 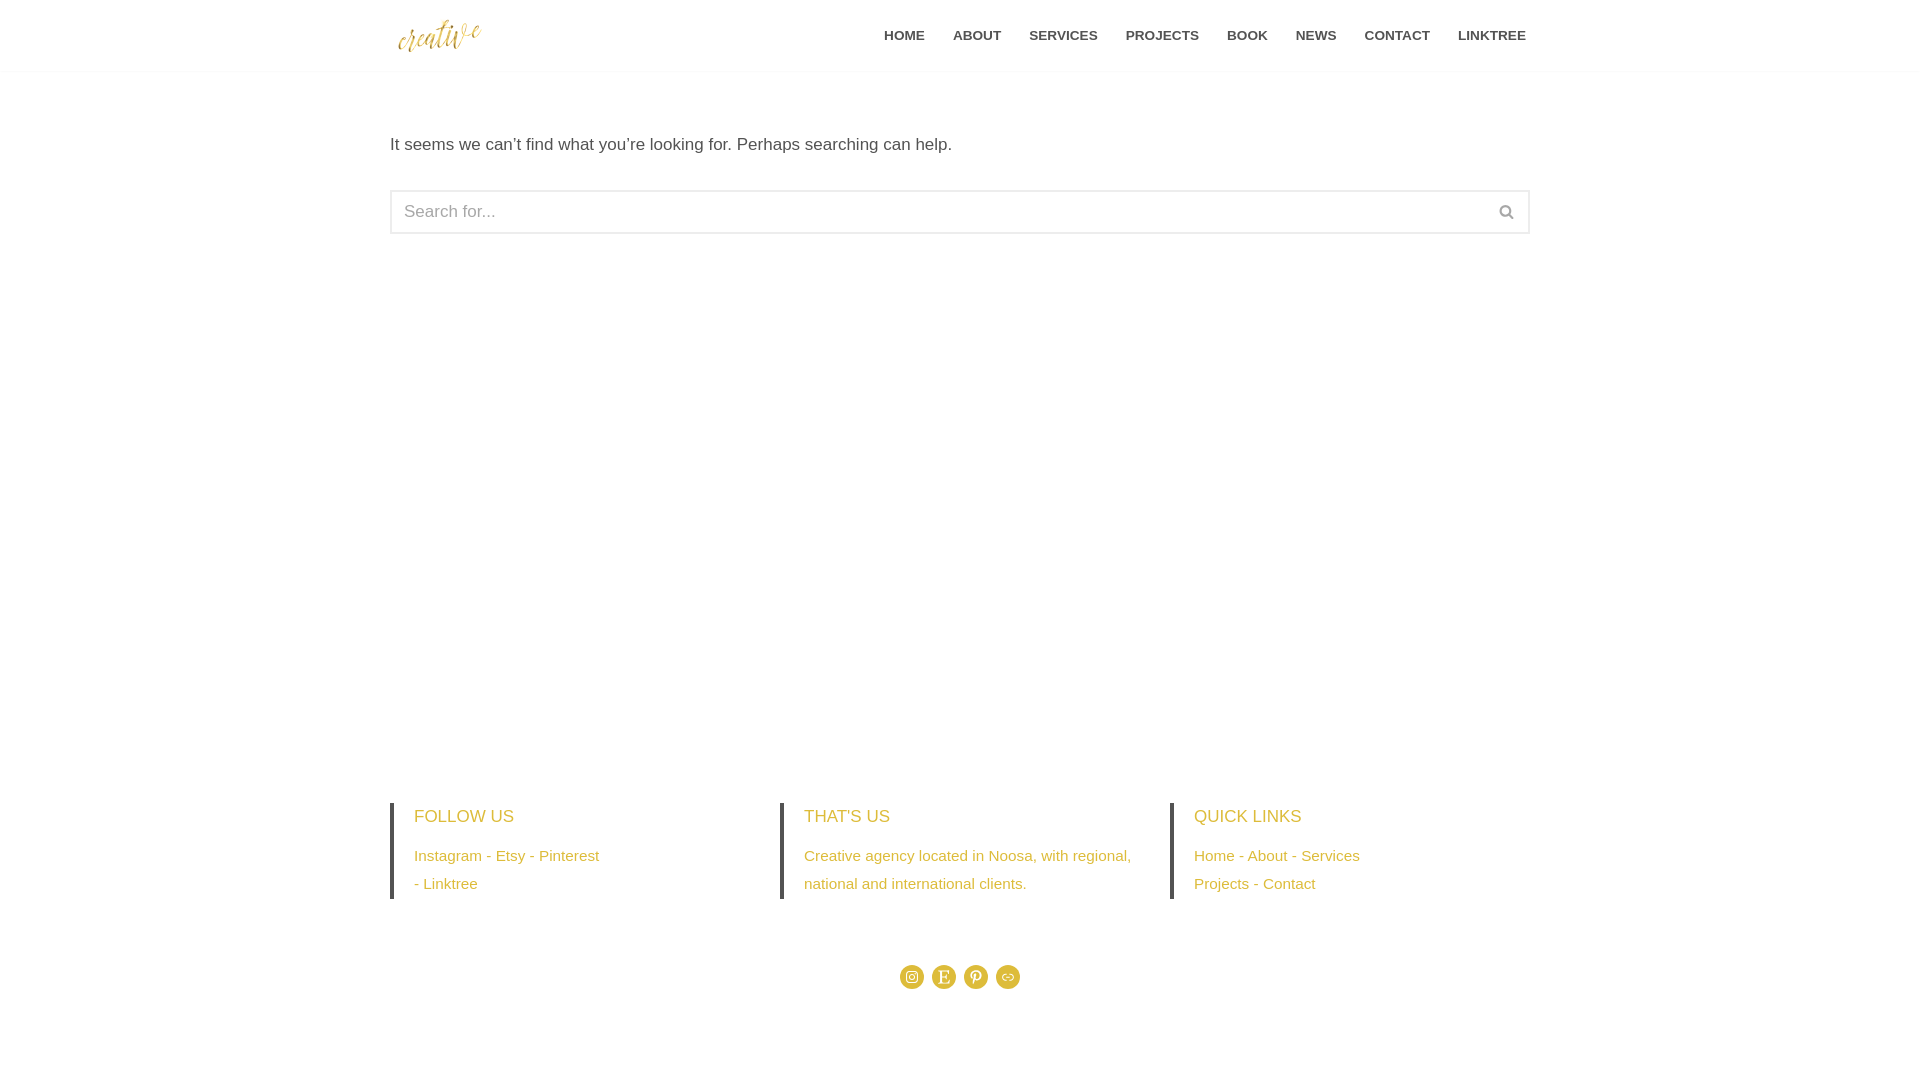 I want to click on 'Etsy', so click(x=510, y=855).